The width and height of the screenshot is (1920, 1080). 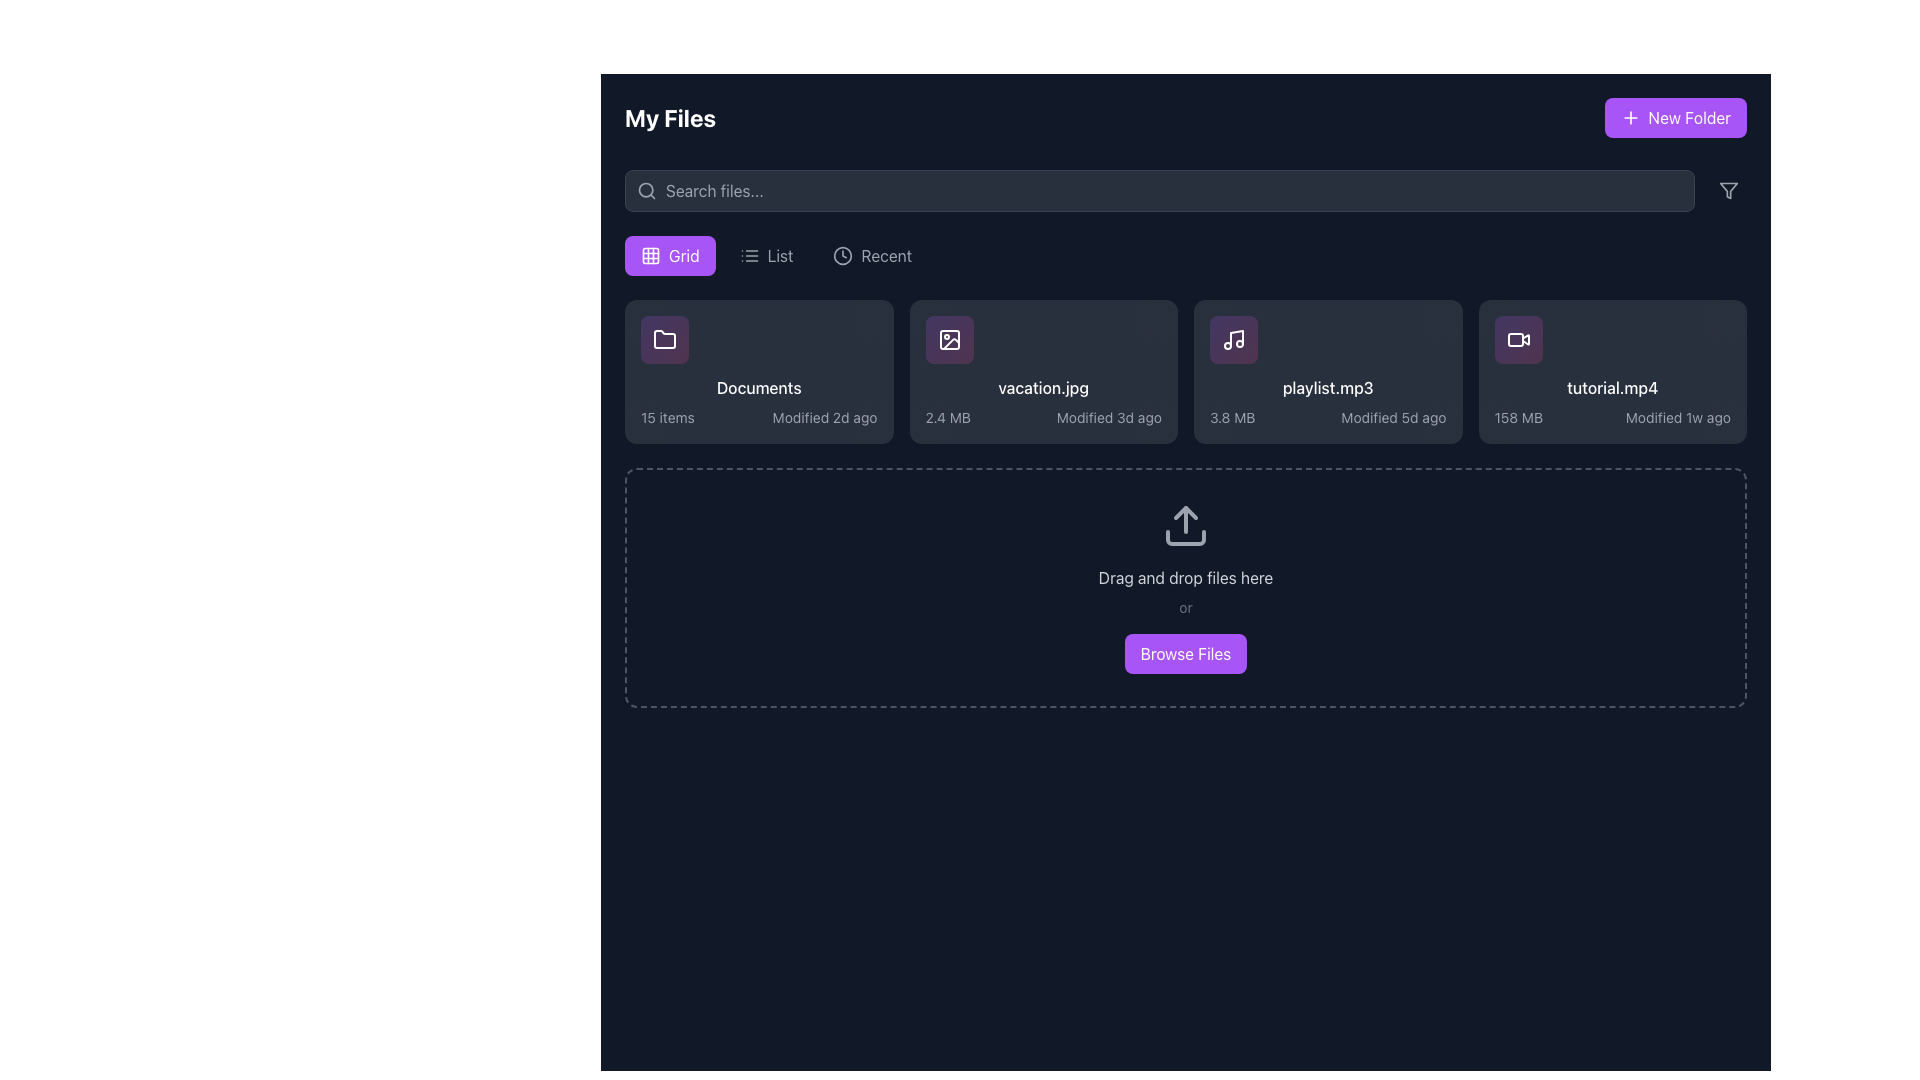 What do you see at coordinates (1232, 338) in the screenshot?
I see `the audio file icon representing 'playlist.mp3' located in the file preview grid near the top center of the interface` at bounding box center [1232, 338].